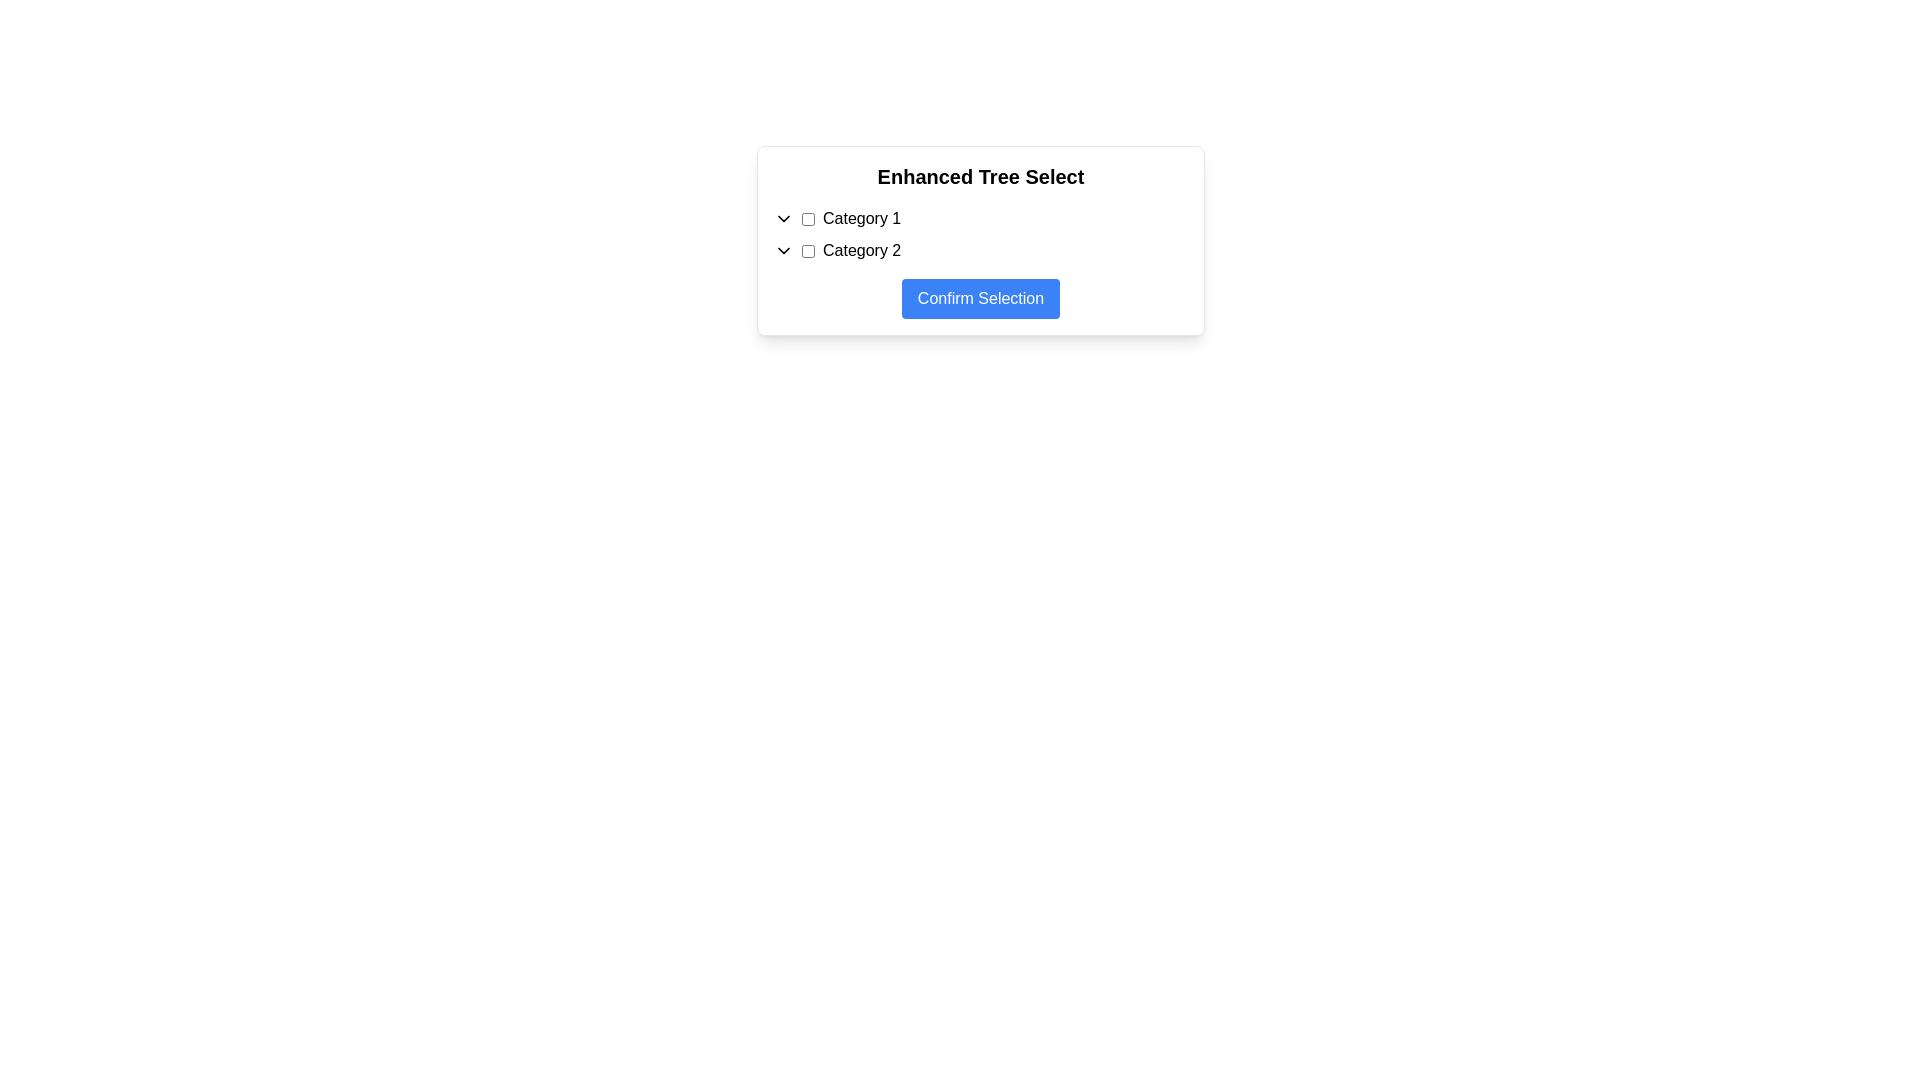 This screenshot has width=1920, height=1080. Describe the element at coordinates (808, 219) in the screenshot. I see `the checkbox` at that location.